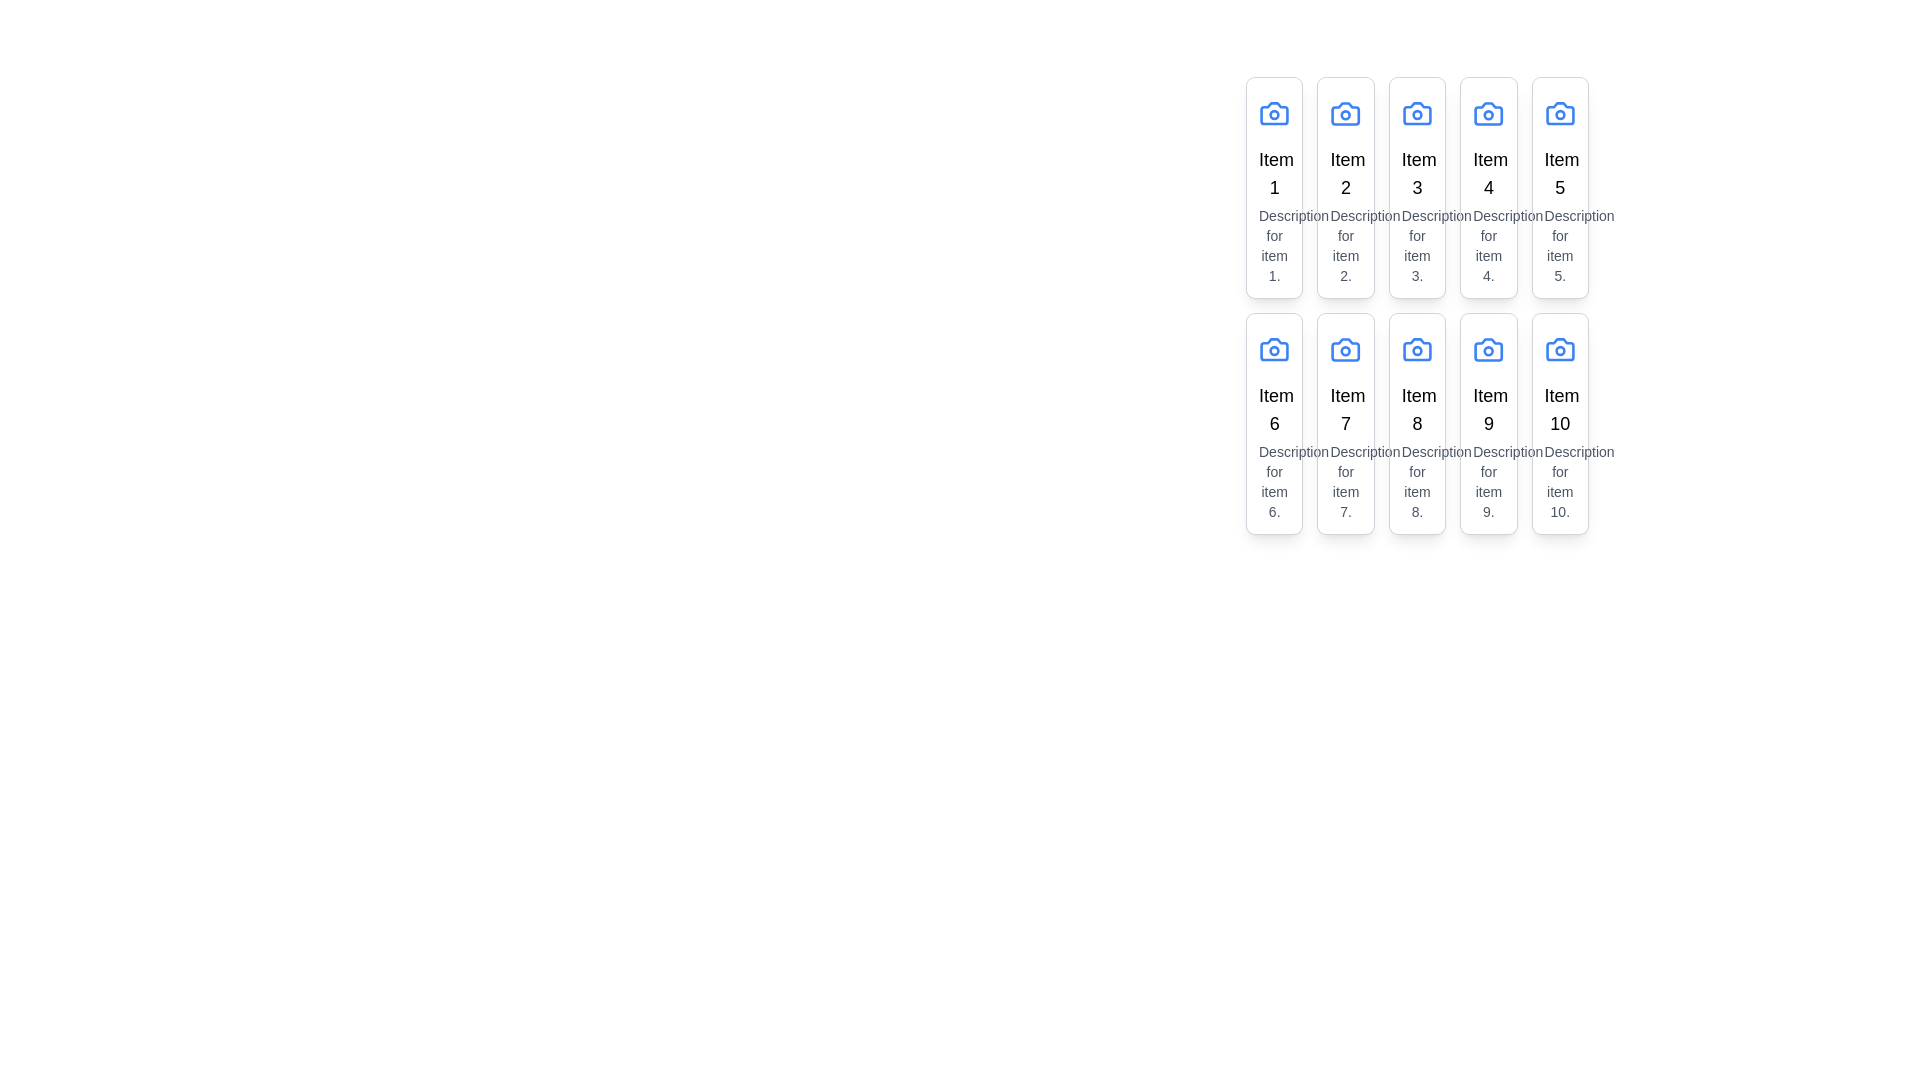 The width and height of the screenshot is (1920, 1080). Describe the element at coordinates (1488, 188) in the screenshot. I see `the 'Item 4' card, which features a camera icon at the top center and the text 'Item 4' in bold` at that location.